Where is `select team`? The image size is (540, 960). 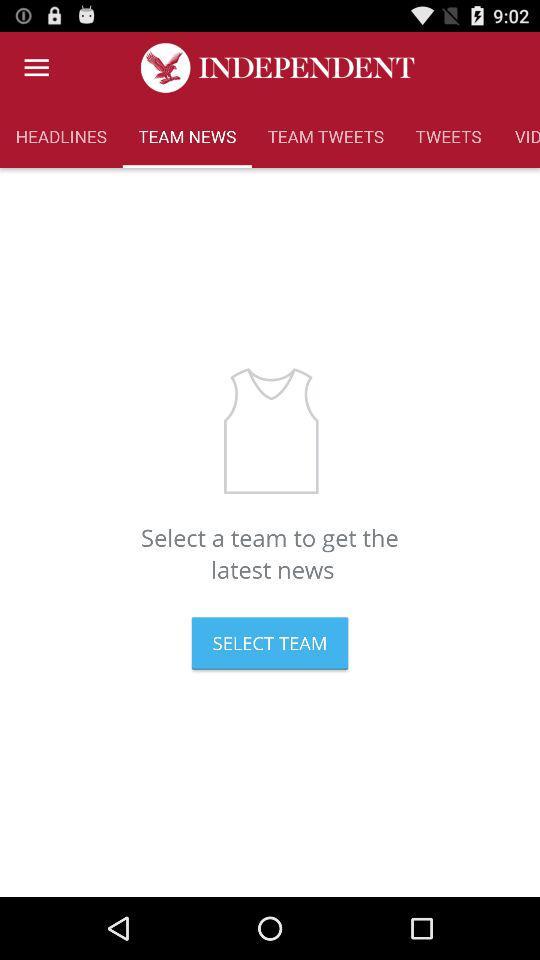 select team is located at coordinates (270, 642).